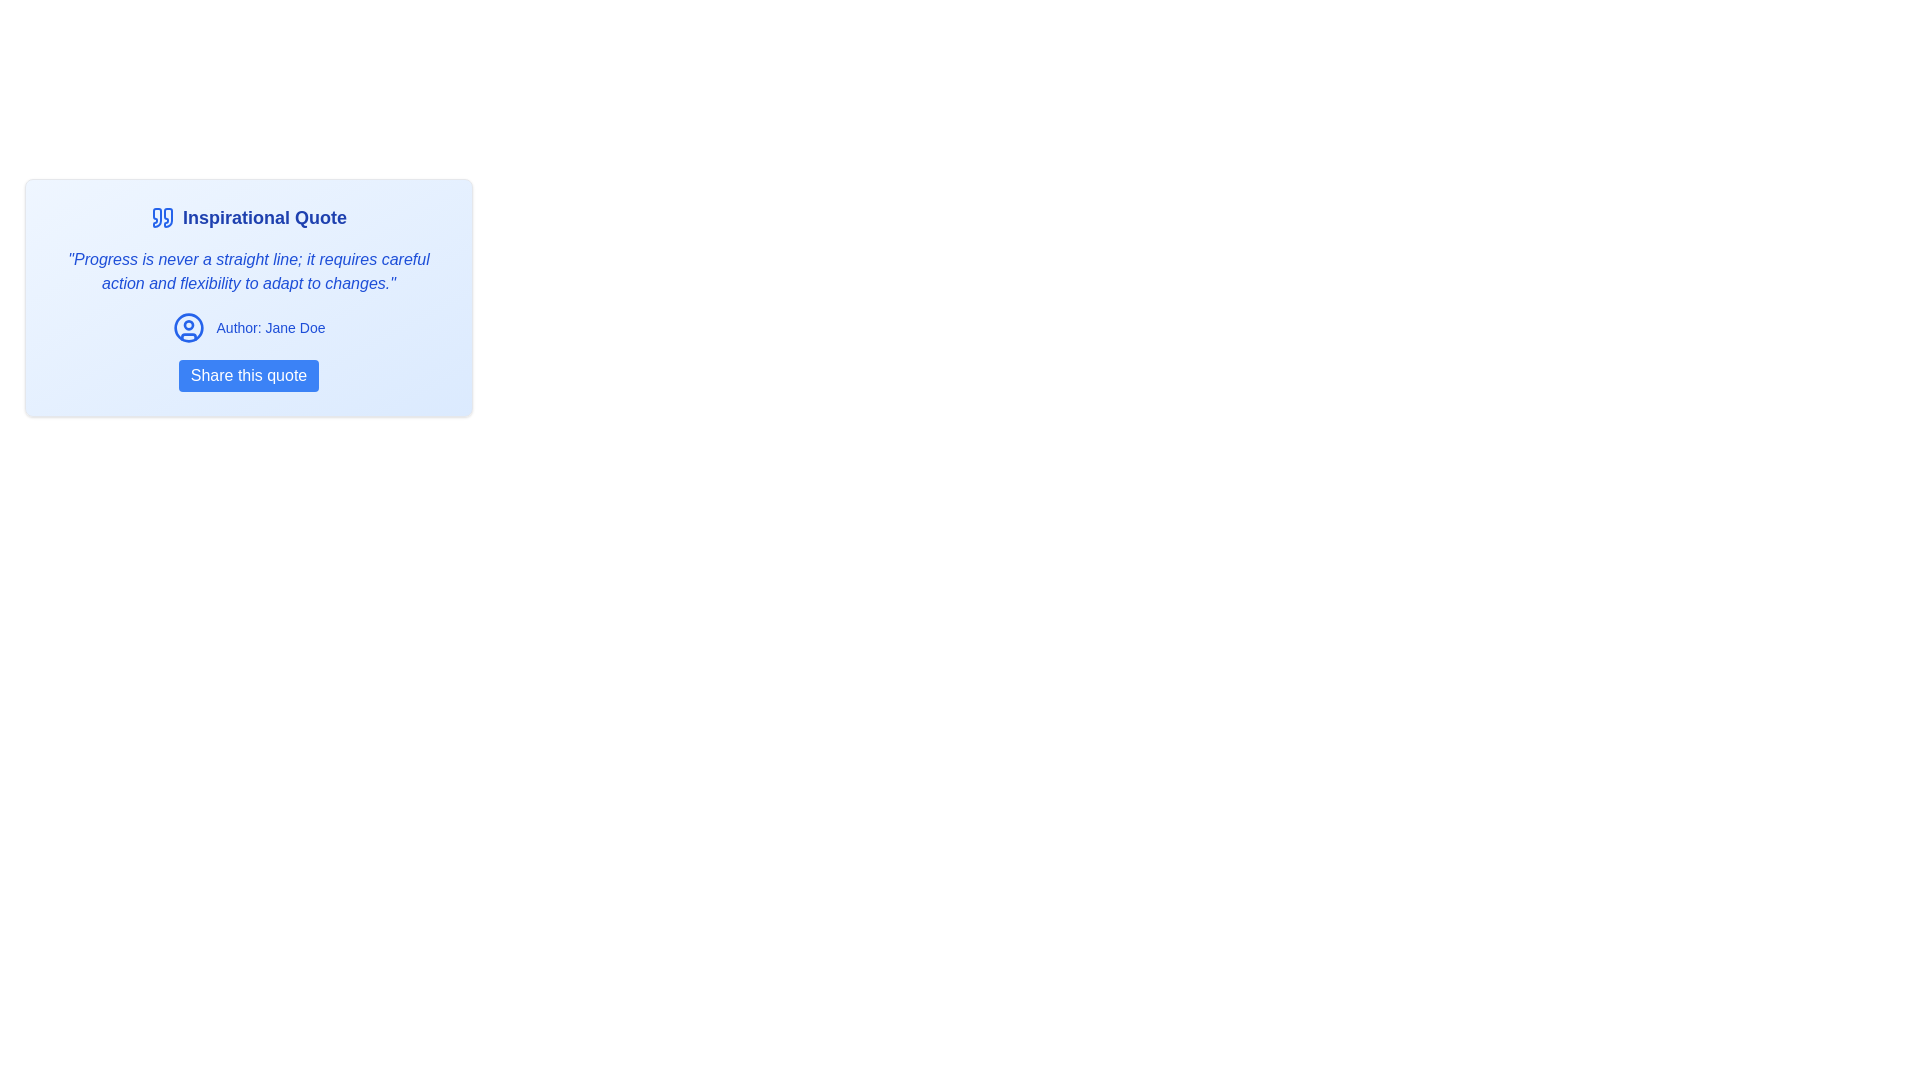 The width and height of the screenshot is (1920, 1080). What do you see at coordinates (163, 218) in the screenshot?
I see `the icon depicting double quotation marks with a blue outline, located to the left of the text 'Inspirational Quote'` at bounding box center [163, 218].